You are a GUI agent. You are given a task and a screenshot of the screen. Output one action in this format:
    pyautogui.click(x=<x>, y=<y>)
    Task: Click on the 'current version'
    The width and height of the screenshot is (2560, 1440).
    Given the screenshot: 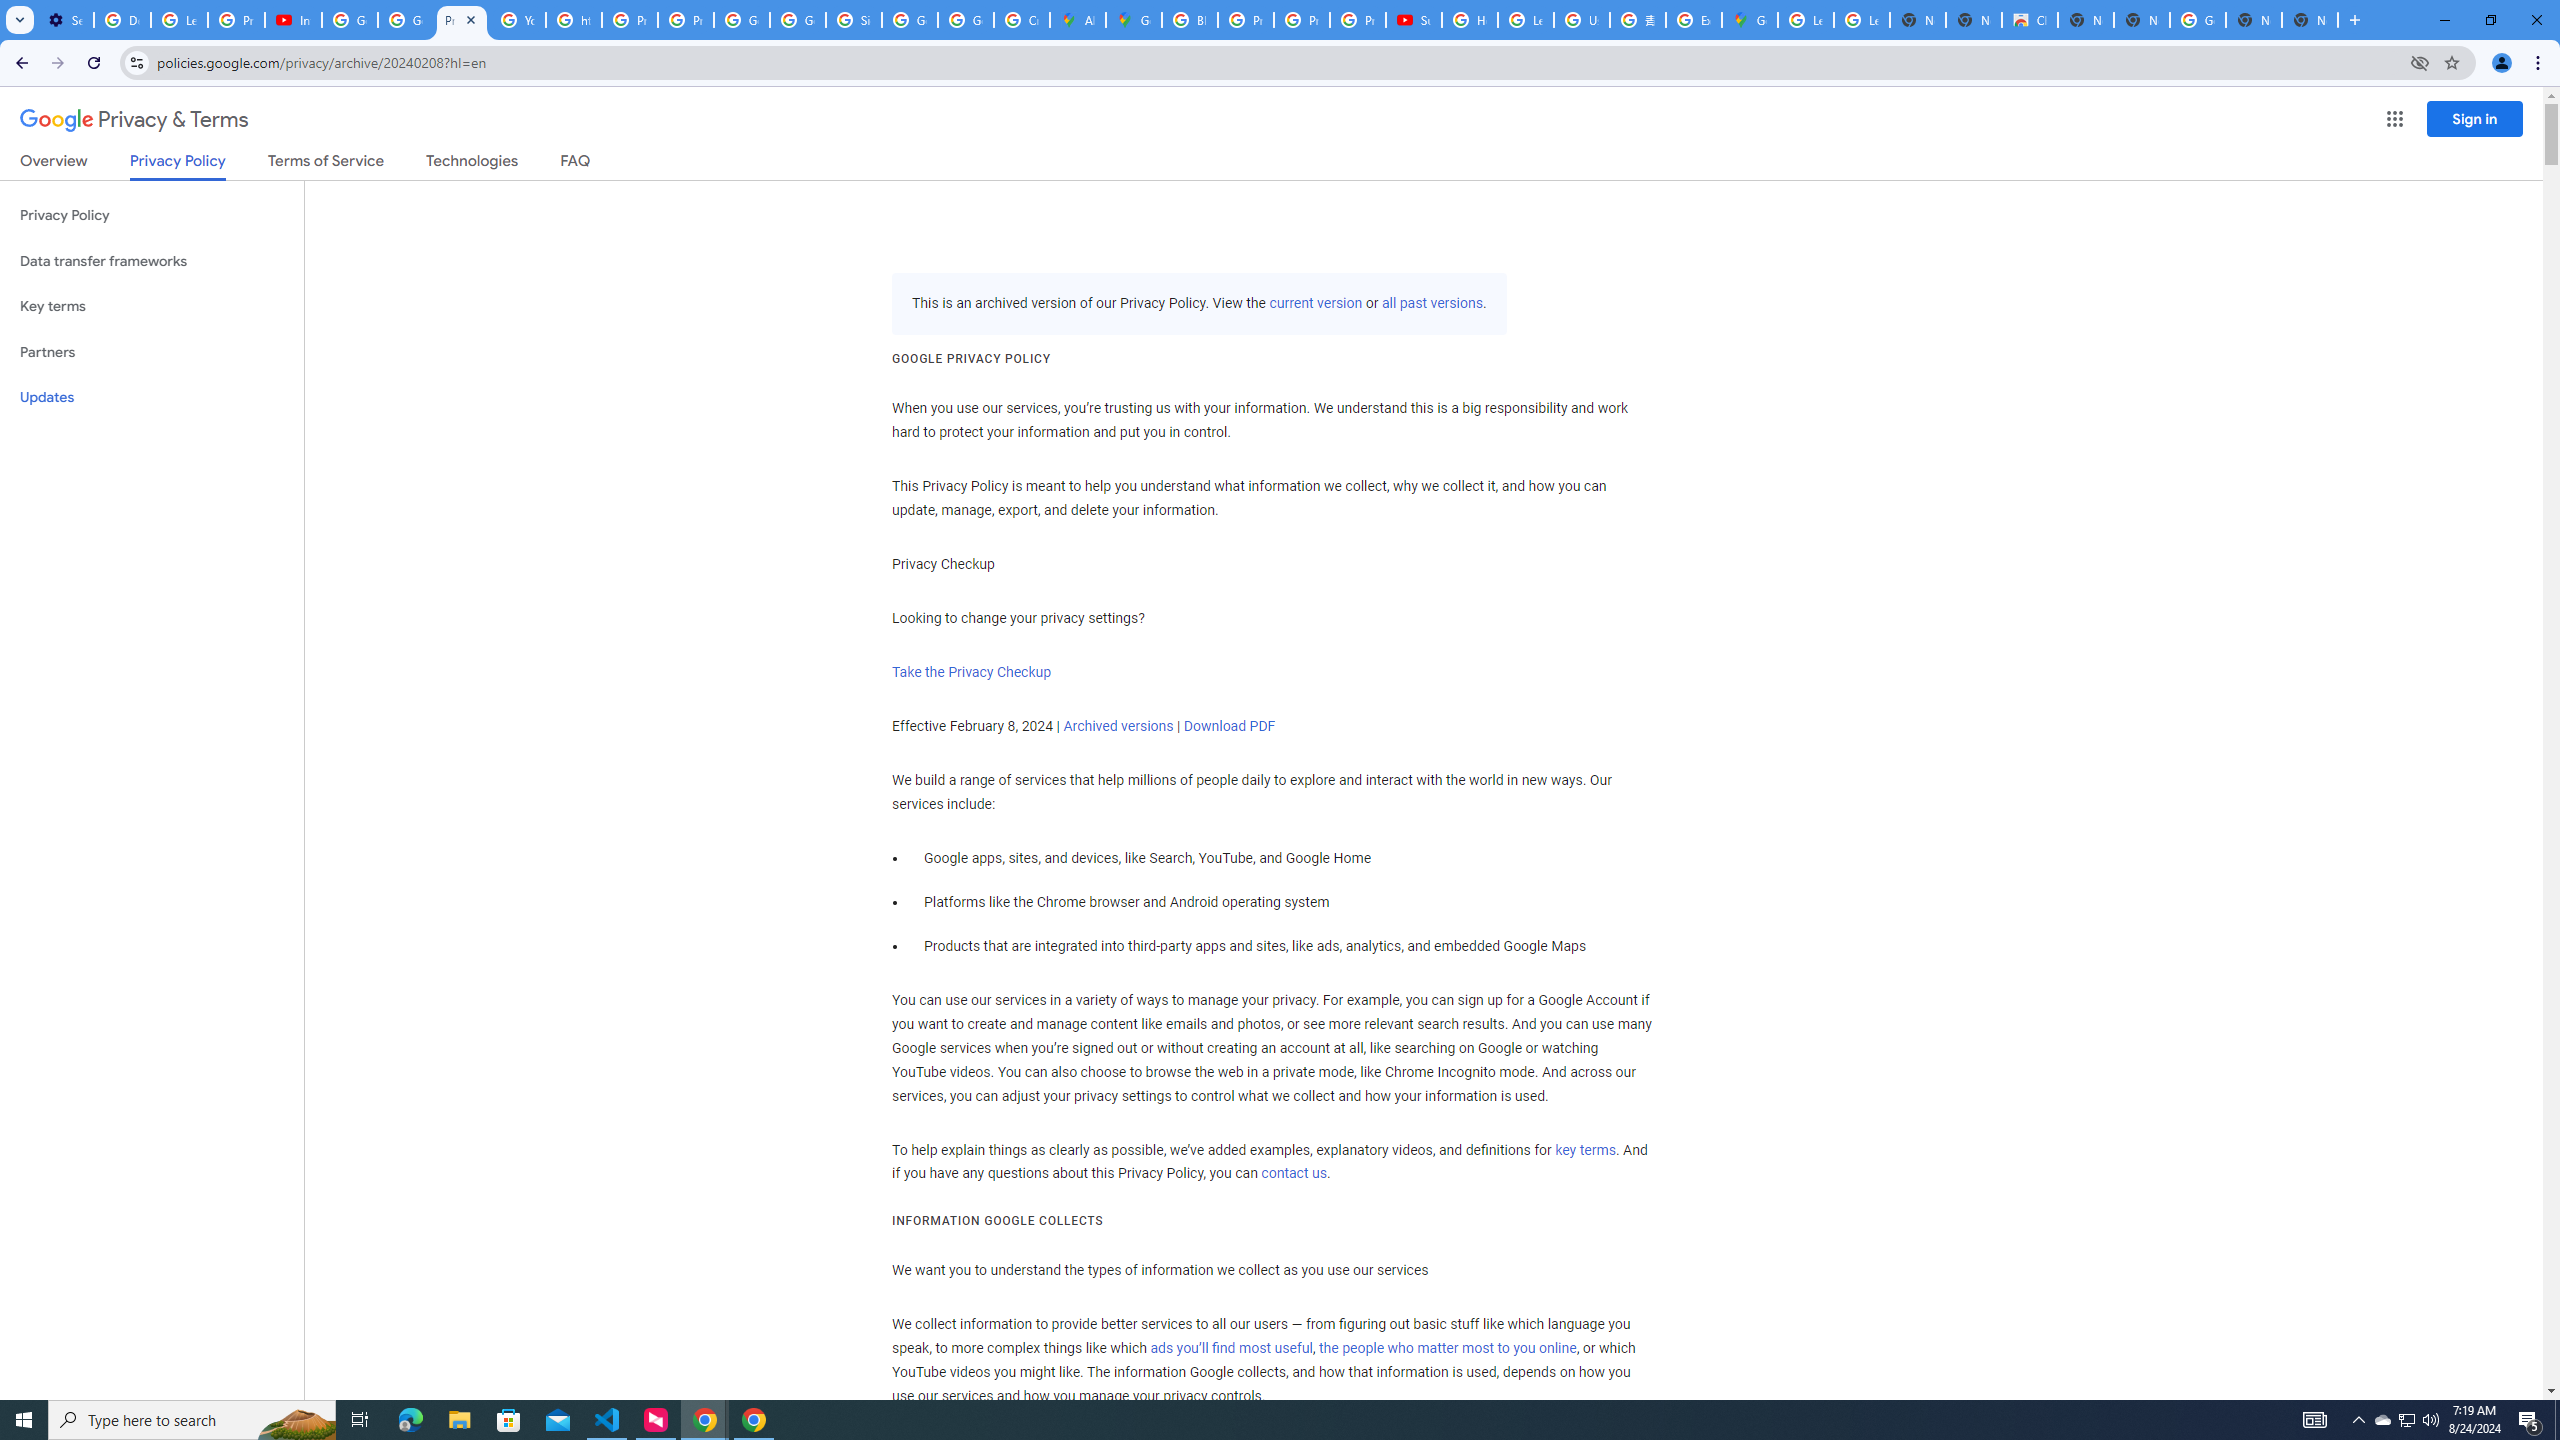 What is the action you would take?
    pyautogui.click(x=1314, y=302)
    